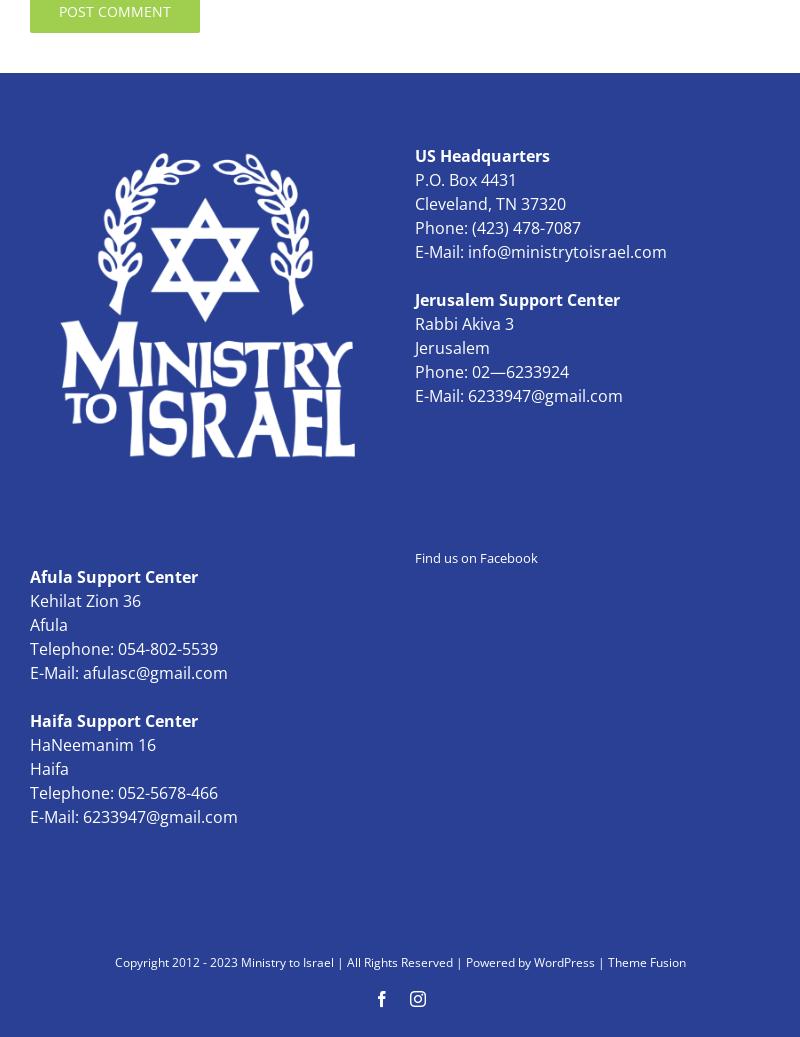 This screenshot has height=1037, width=800. What do you see at coordinates (451, 347) in the screenshot?
I see `'Jerusalem'` at bounding box center [451, 347].